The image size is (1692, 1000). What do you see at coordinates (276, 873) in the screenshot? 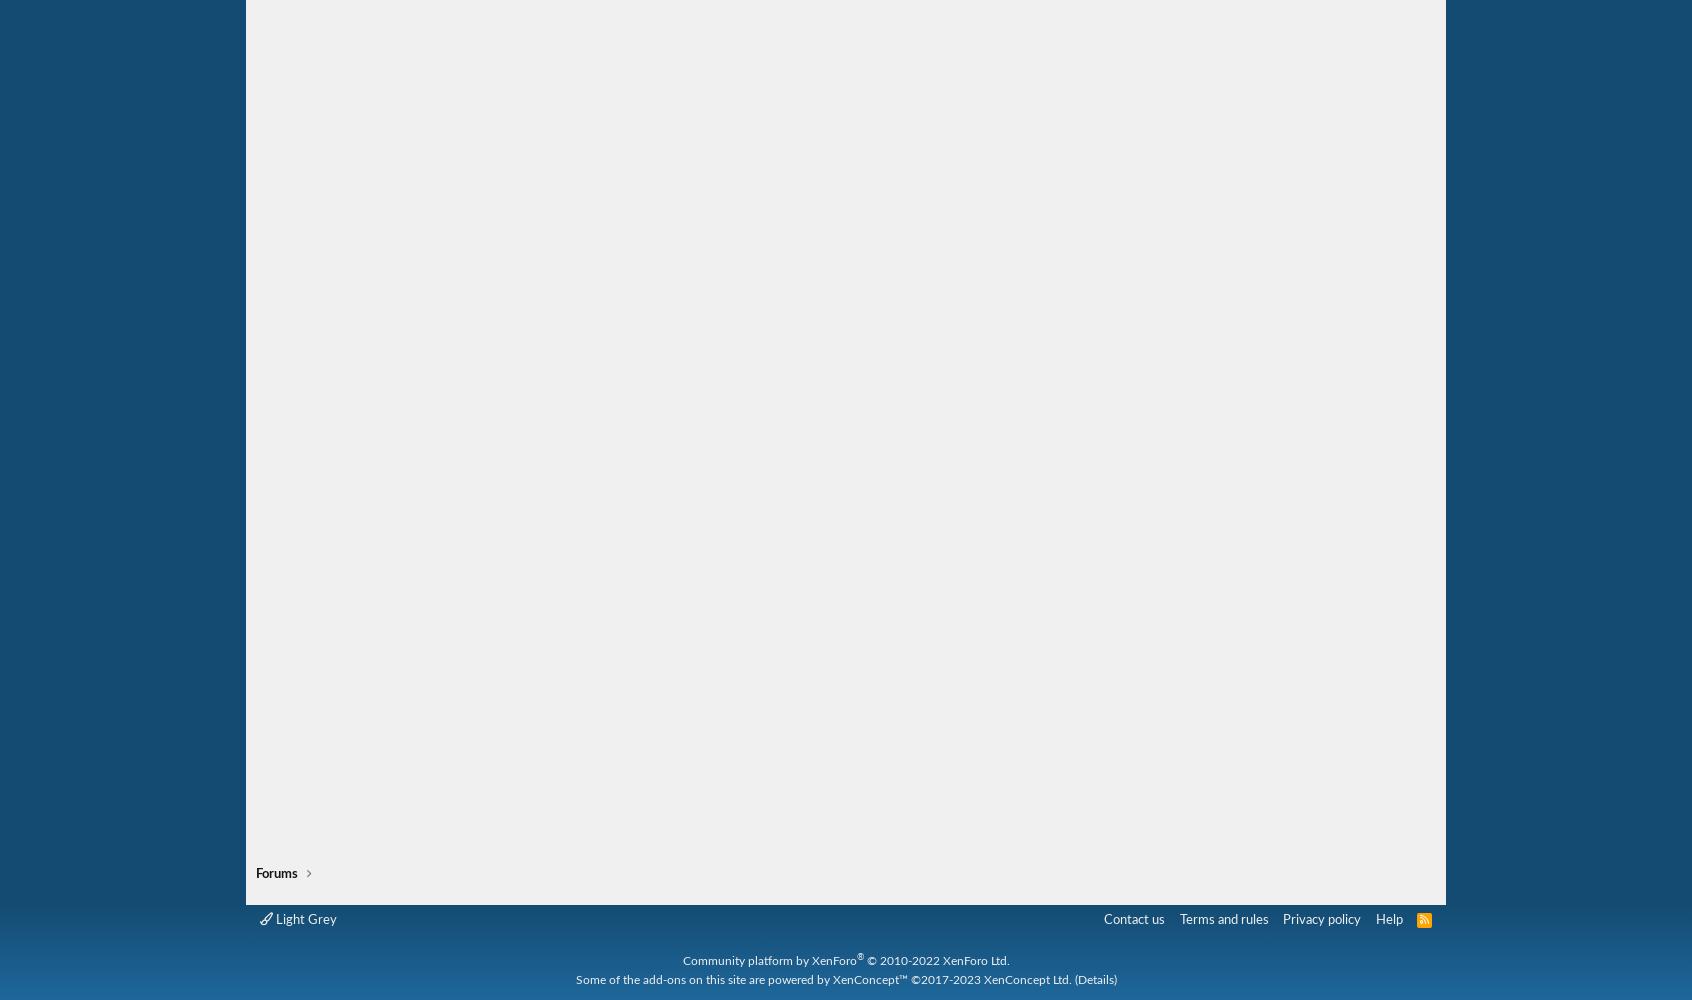
I see `'Forums'` at bounding box center [276, 873].